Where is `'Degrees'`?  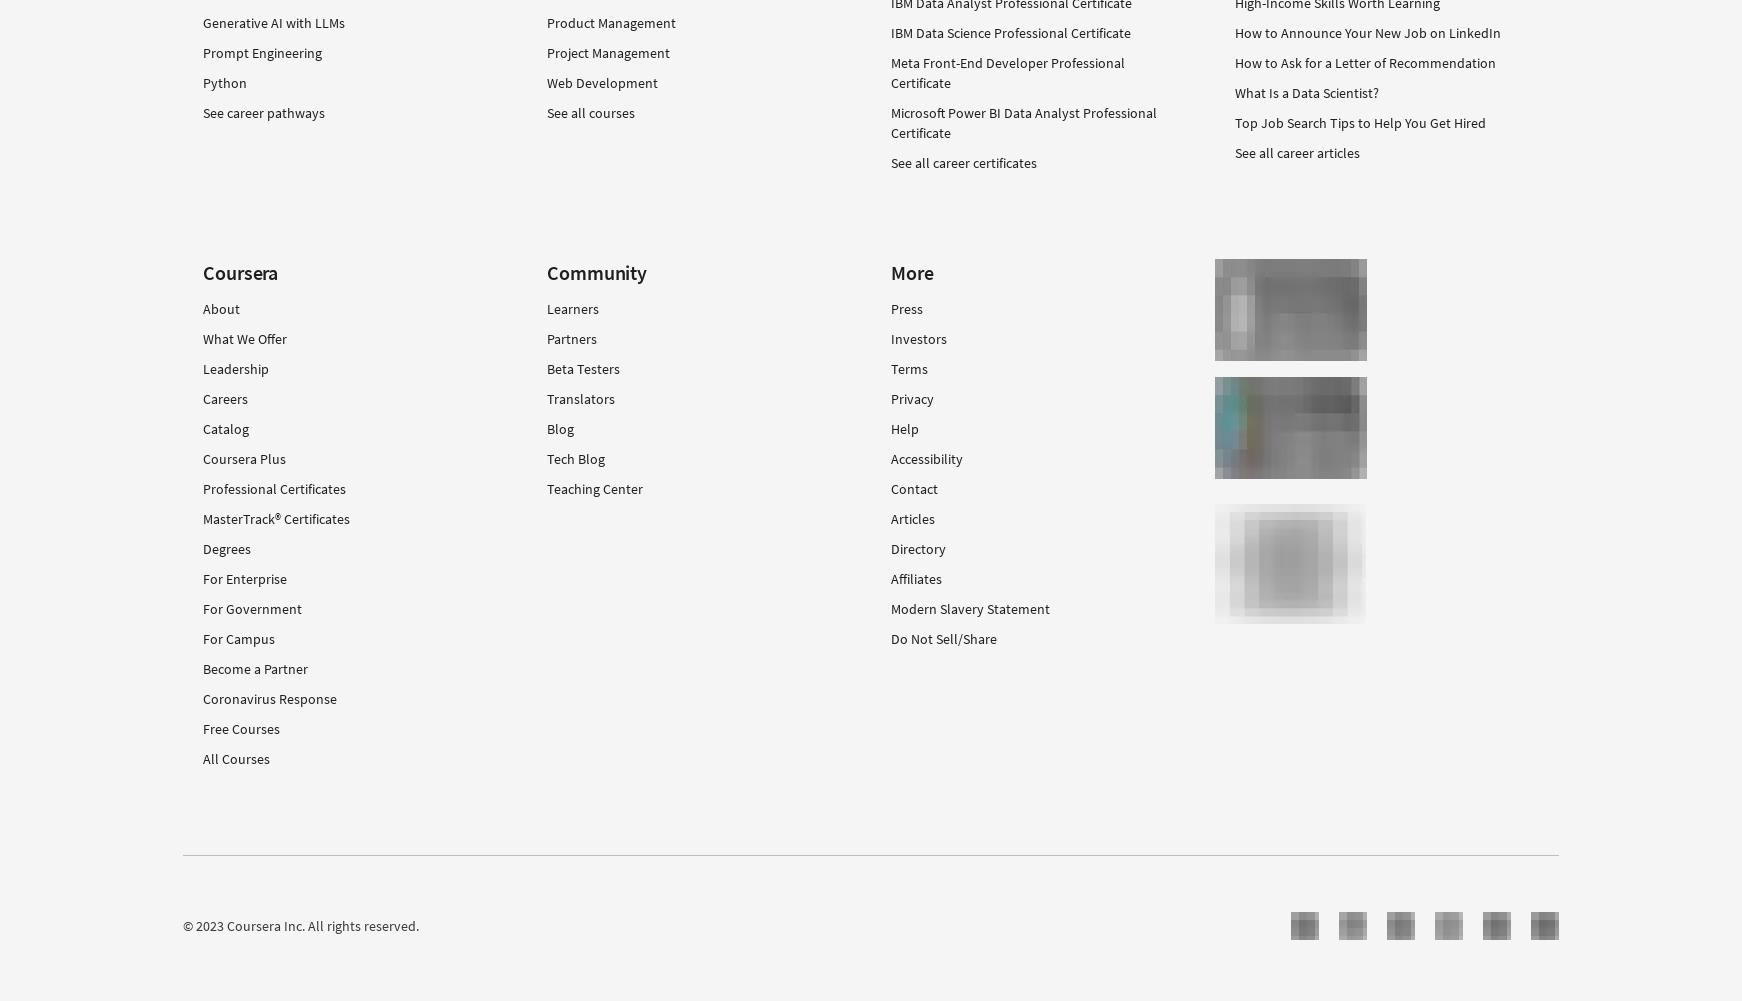
'Degrees' is located at coordinates (226, 548).